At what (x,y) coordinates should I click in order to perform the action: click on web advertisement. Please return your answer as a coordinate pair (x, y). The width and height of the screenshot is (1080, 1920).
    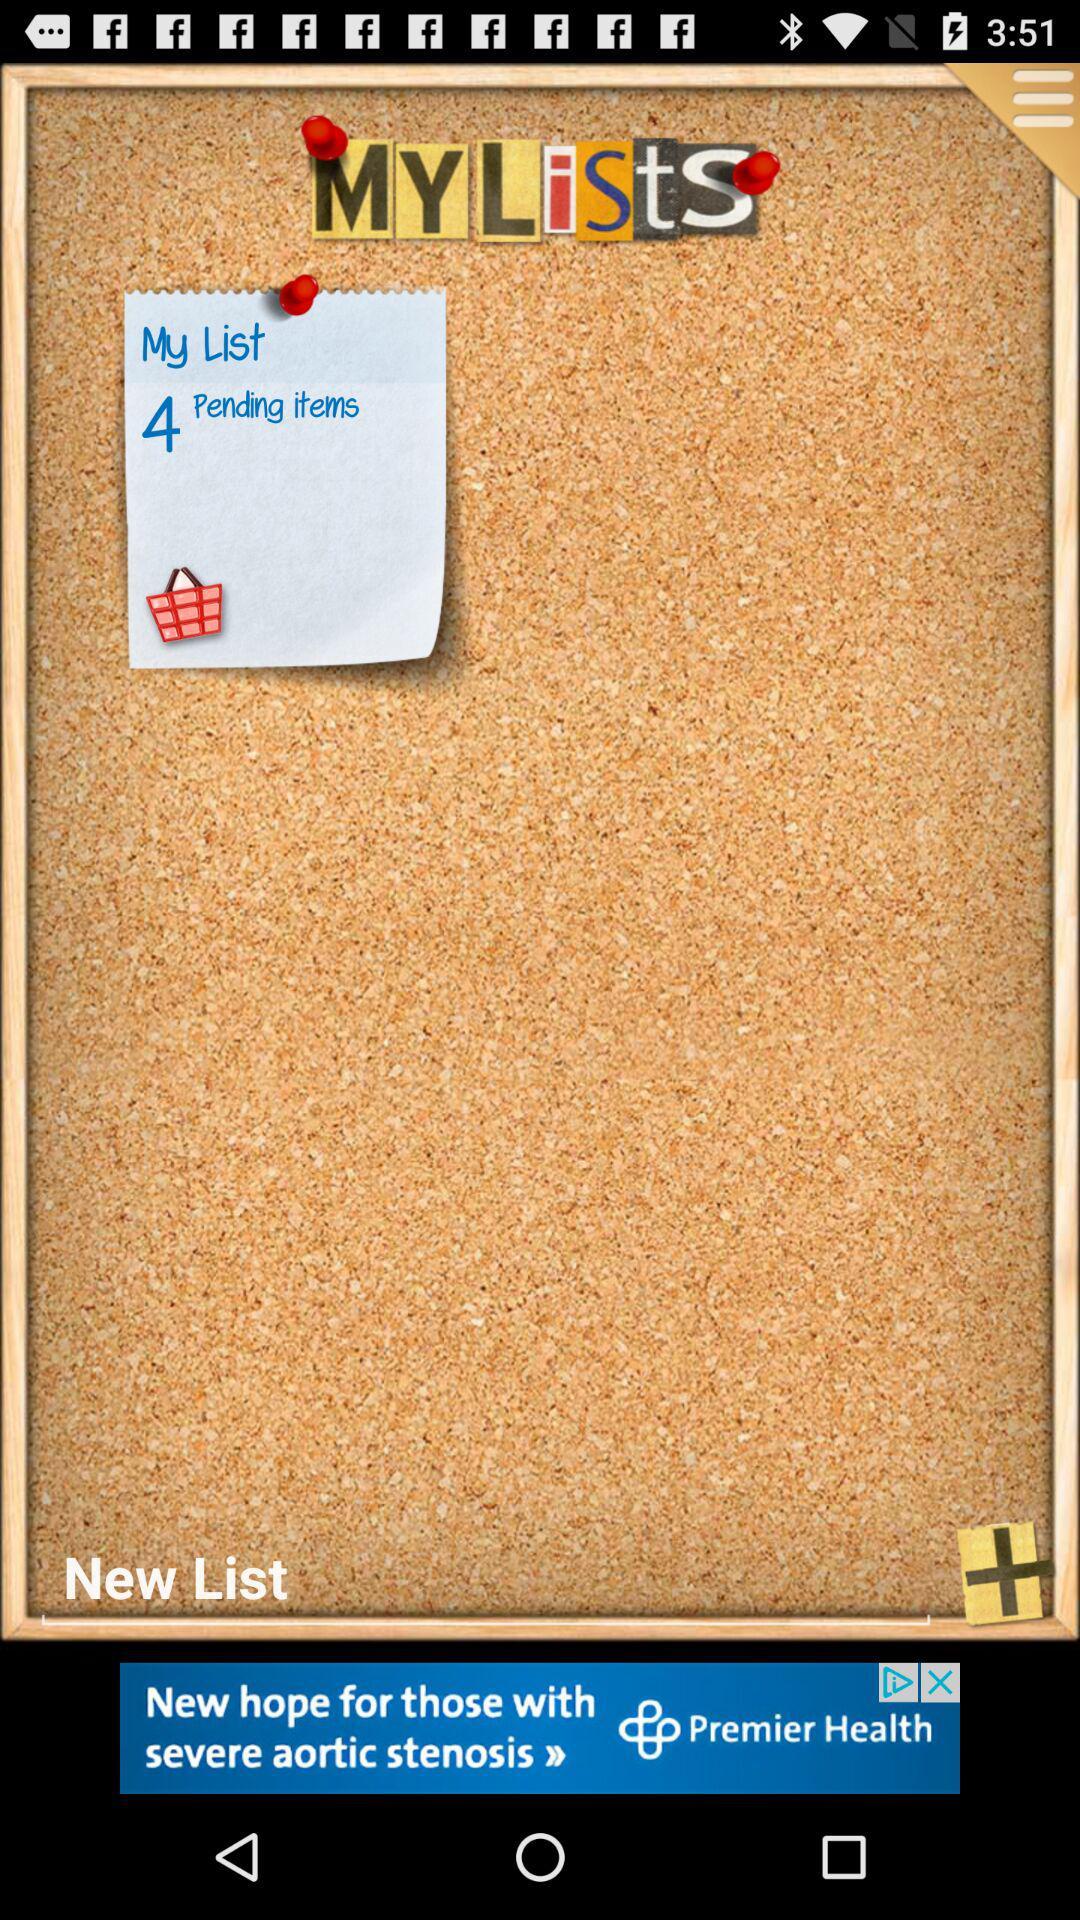
    Looking at the image, I should click on (540, 1727).